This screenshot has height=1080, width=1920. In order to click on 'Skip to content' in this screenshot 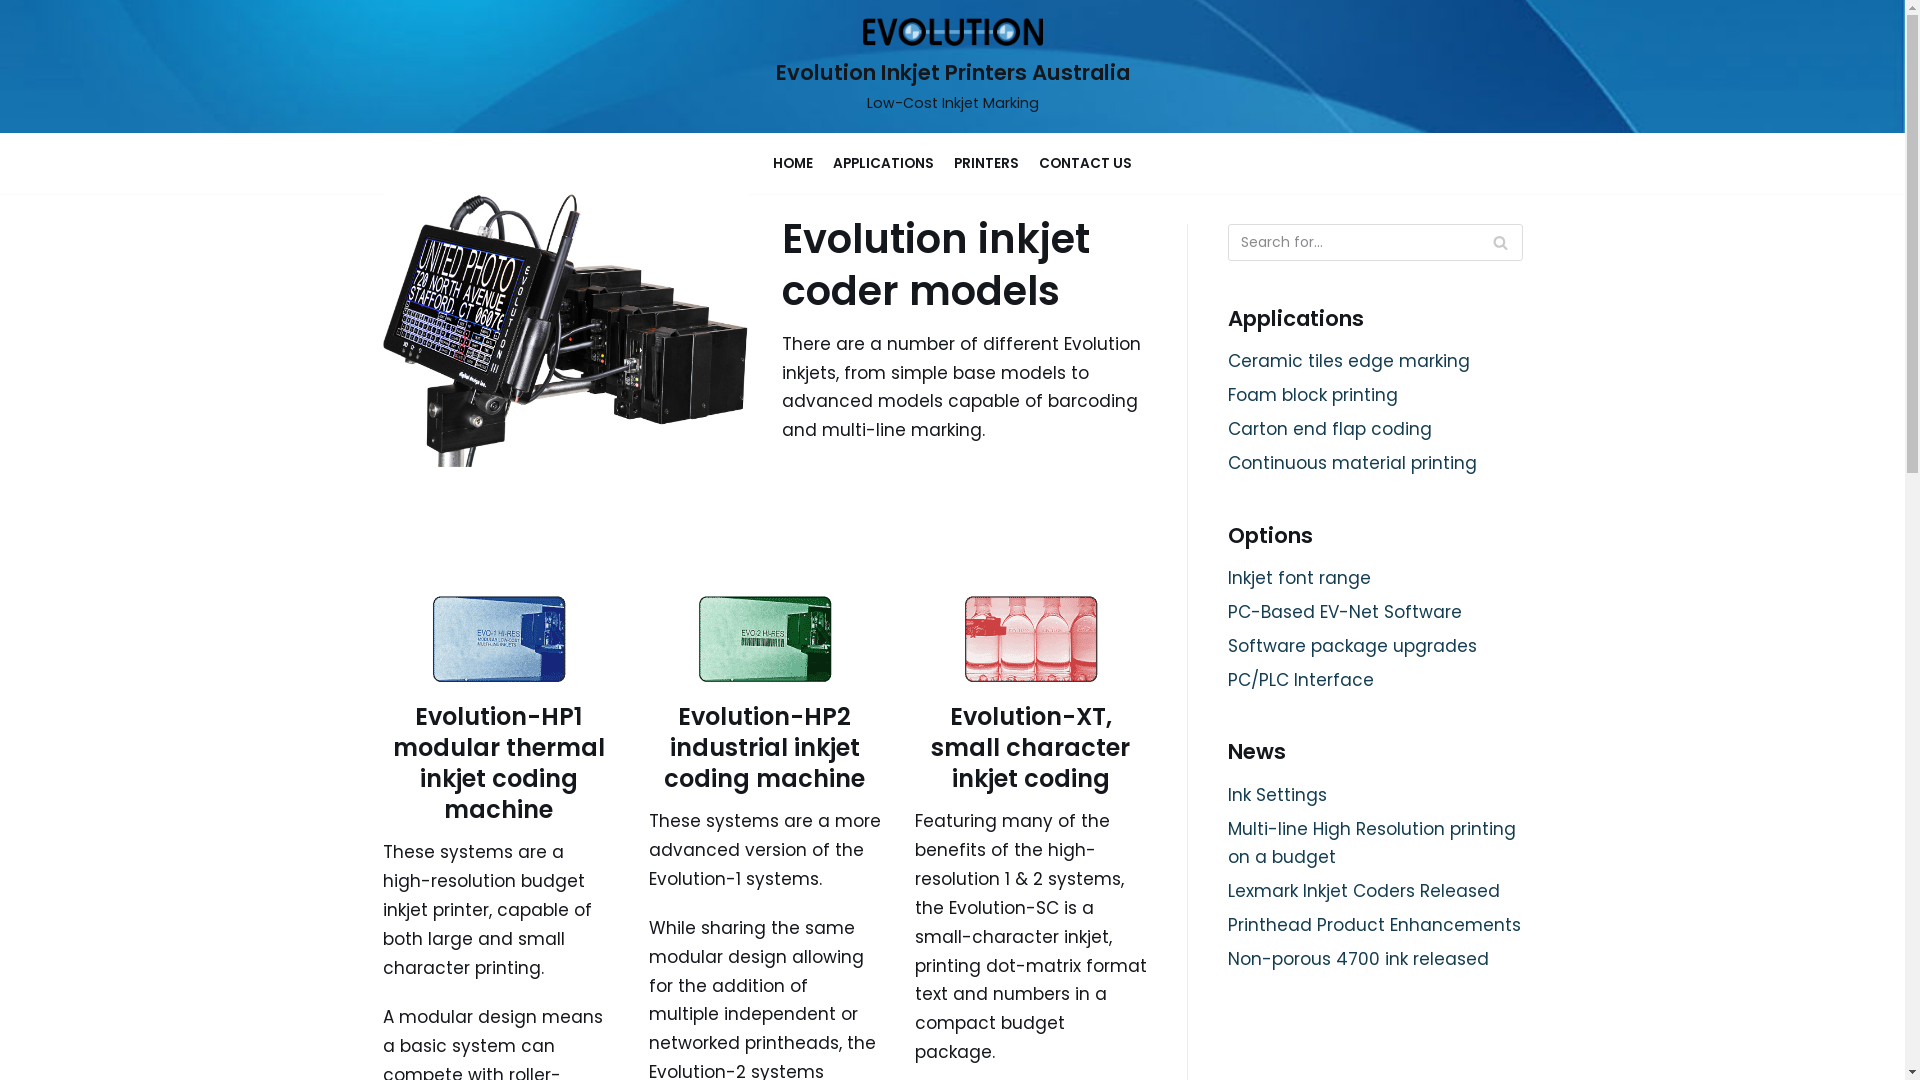, I will do `click(19, 10)`.